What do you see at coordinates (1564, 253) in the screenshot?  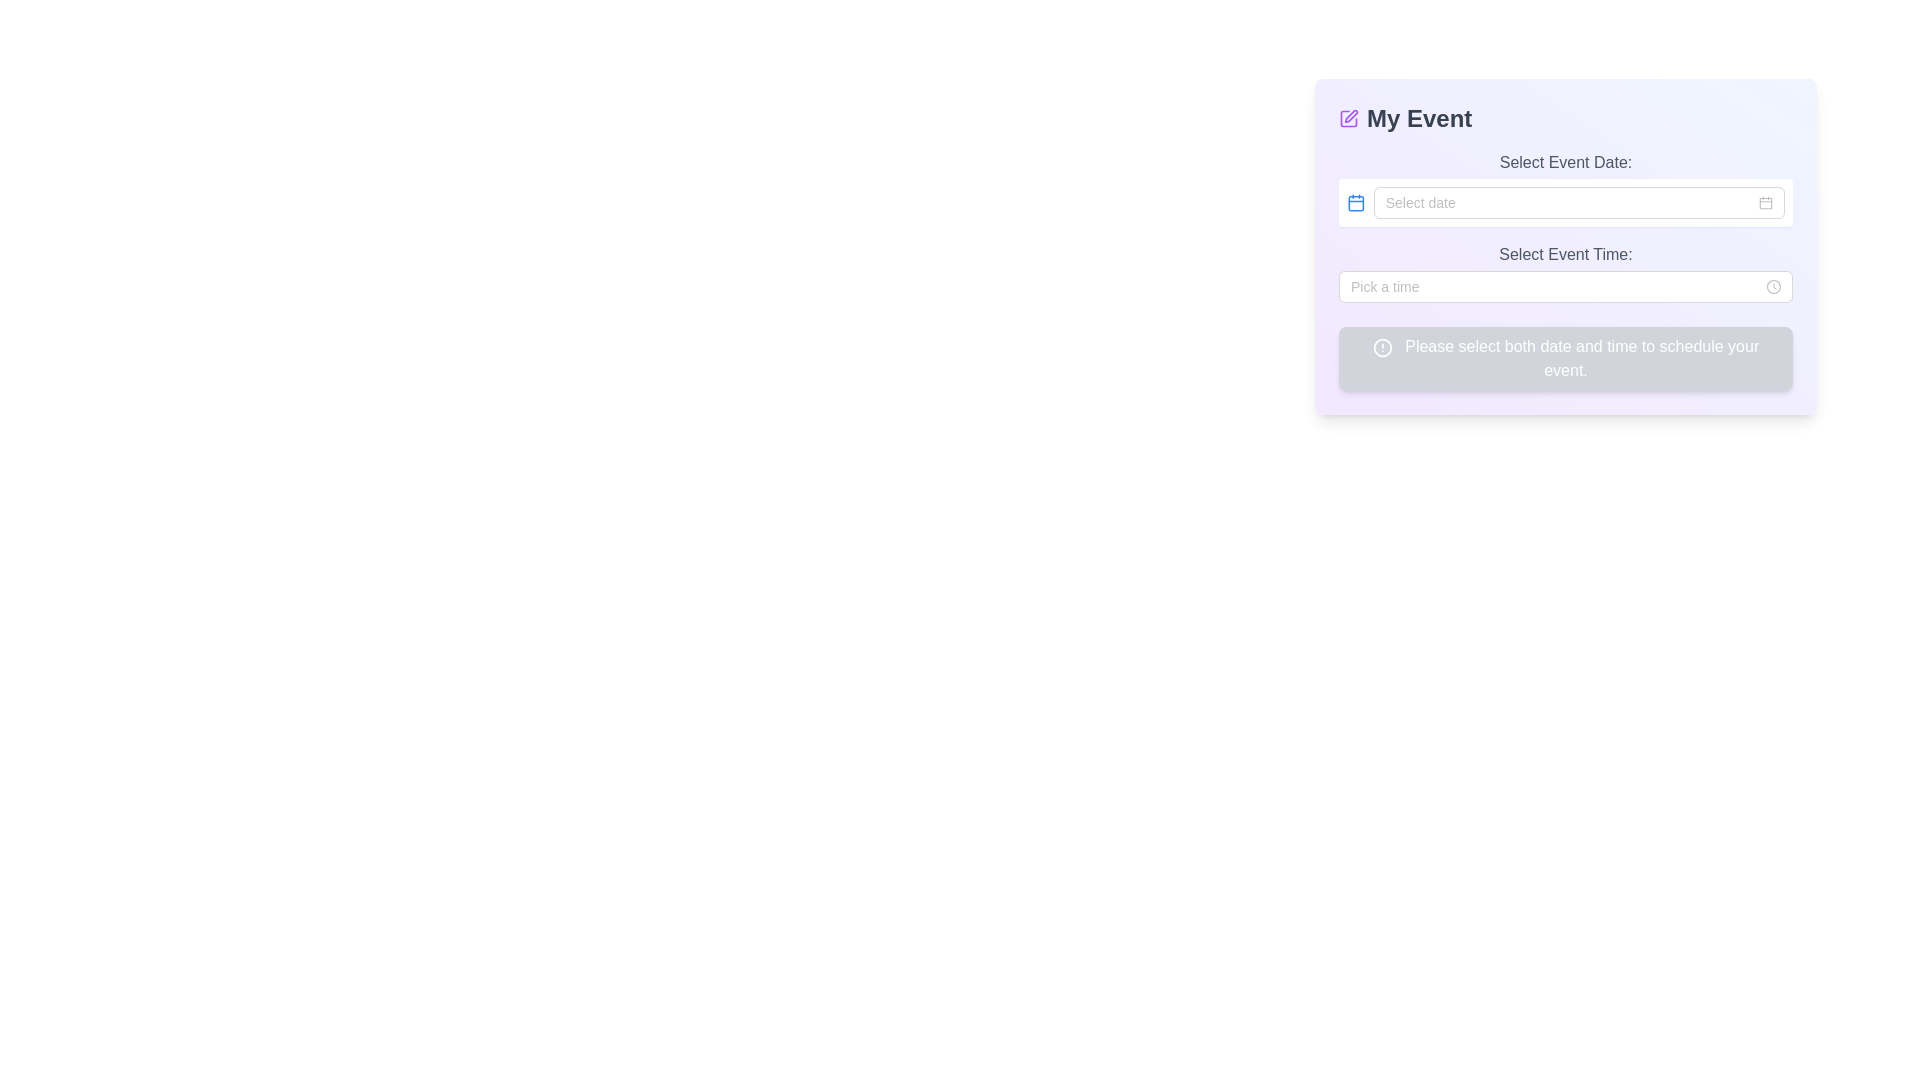 I see `the text label reading 'Select Event Time:' which is prominently displayed above the time picker input field` at bounding box center [1564, 253].